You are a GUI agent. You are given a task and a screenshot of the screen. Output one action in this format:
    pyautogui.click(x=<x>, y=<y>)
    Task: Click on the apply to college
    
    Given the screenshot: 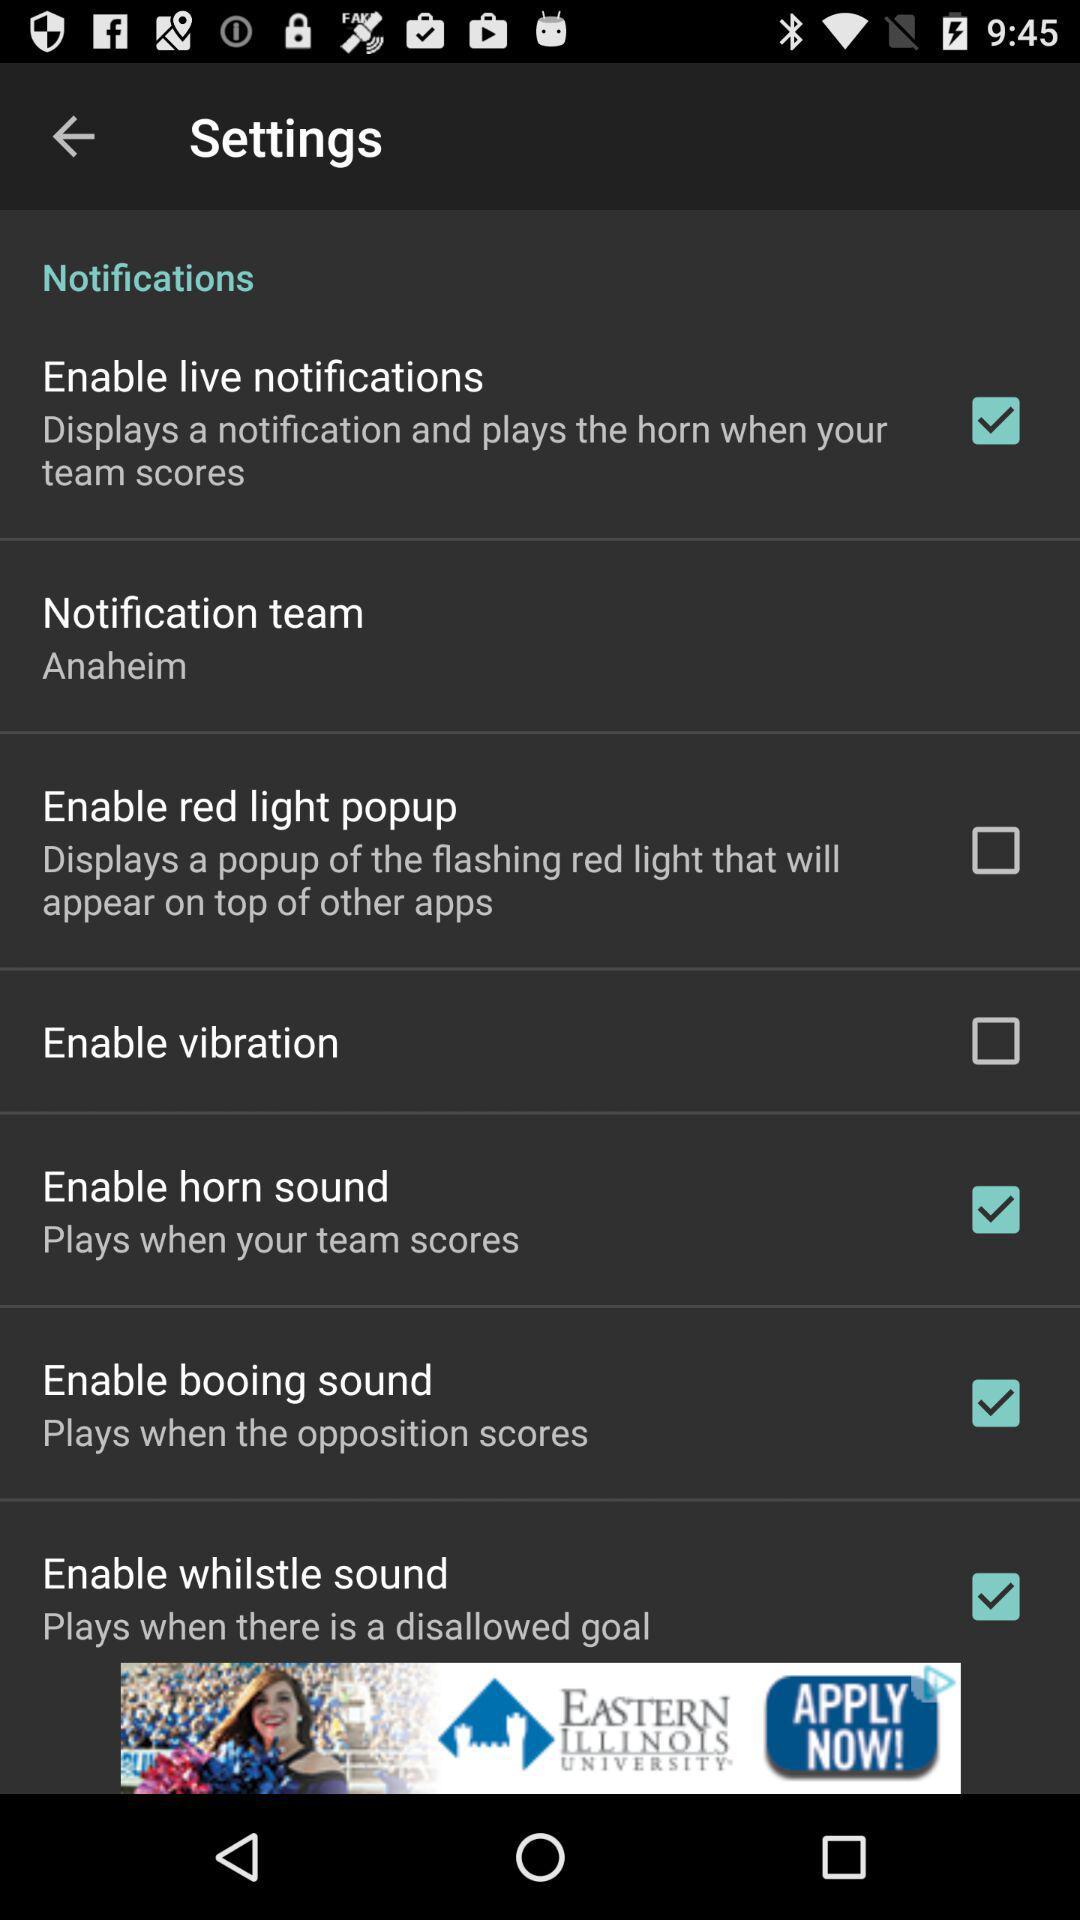 What is the action you would take?
    pyautogui.click(x=540, y=1727)
    